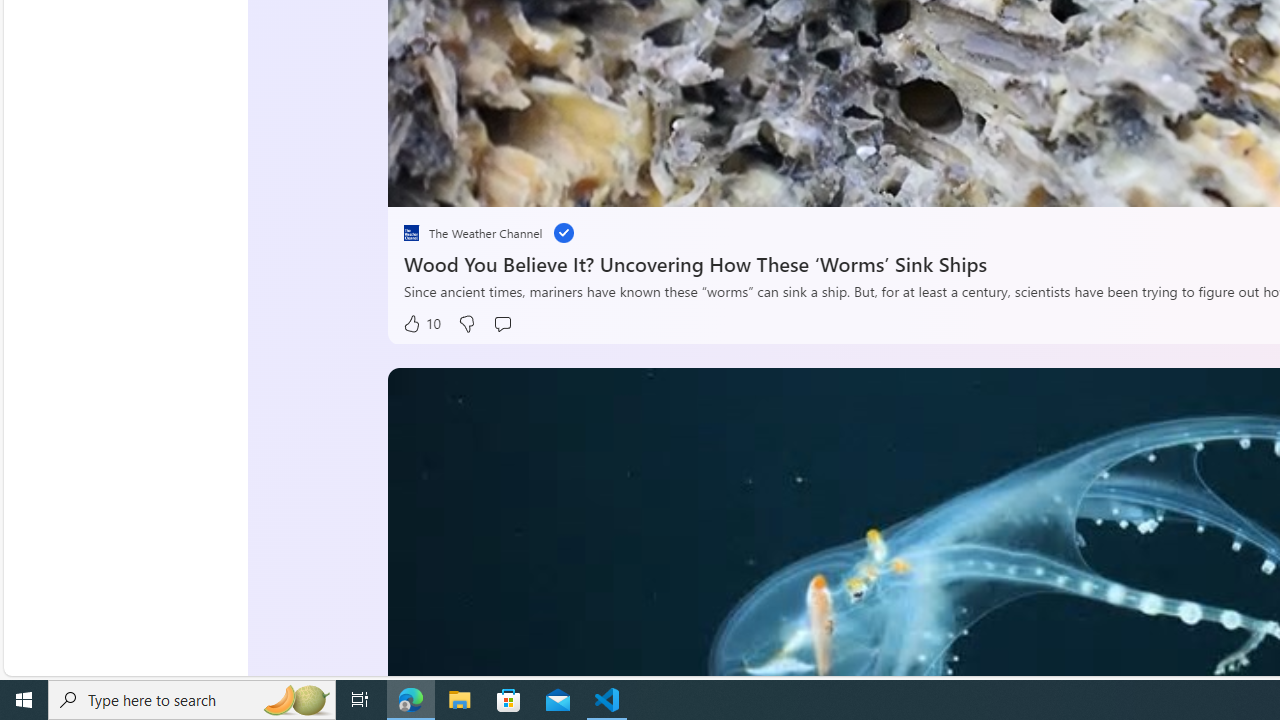 The image size is (1280, 720). What do you see at coordinates (472, 232) in the screenshot?
I see `'placeholder The Weather Channel'` at bounding box center [472, 232].